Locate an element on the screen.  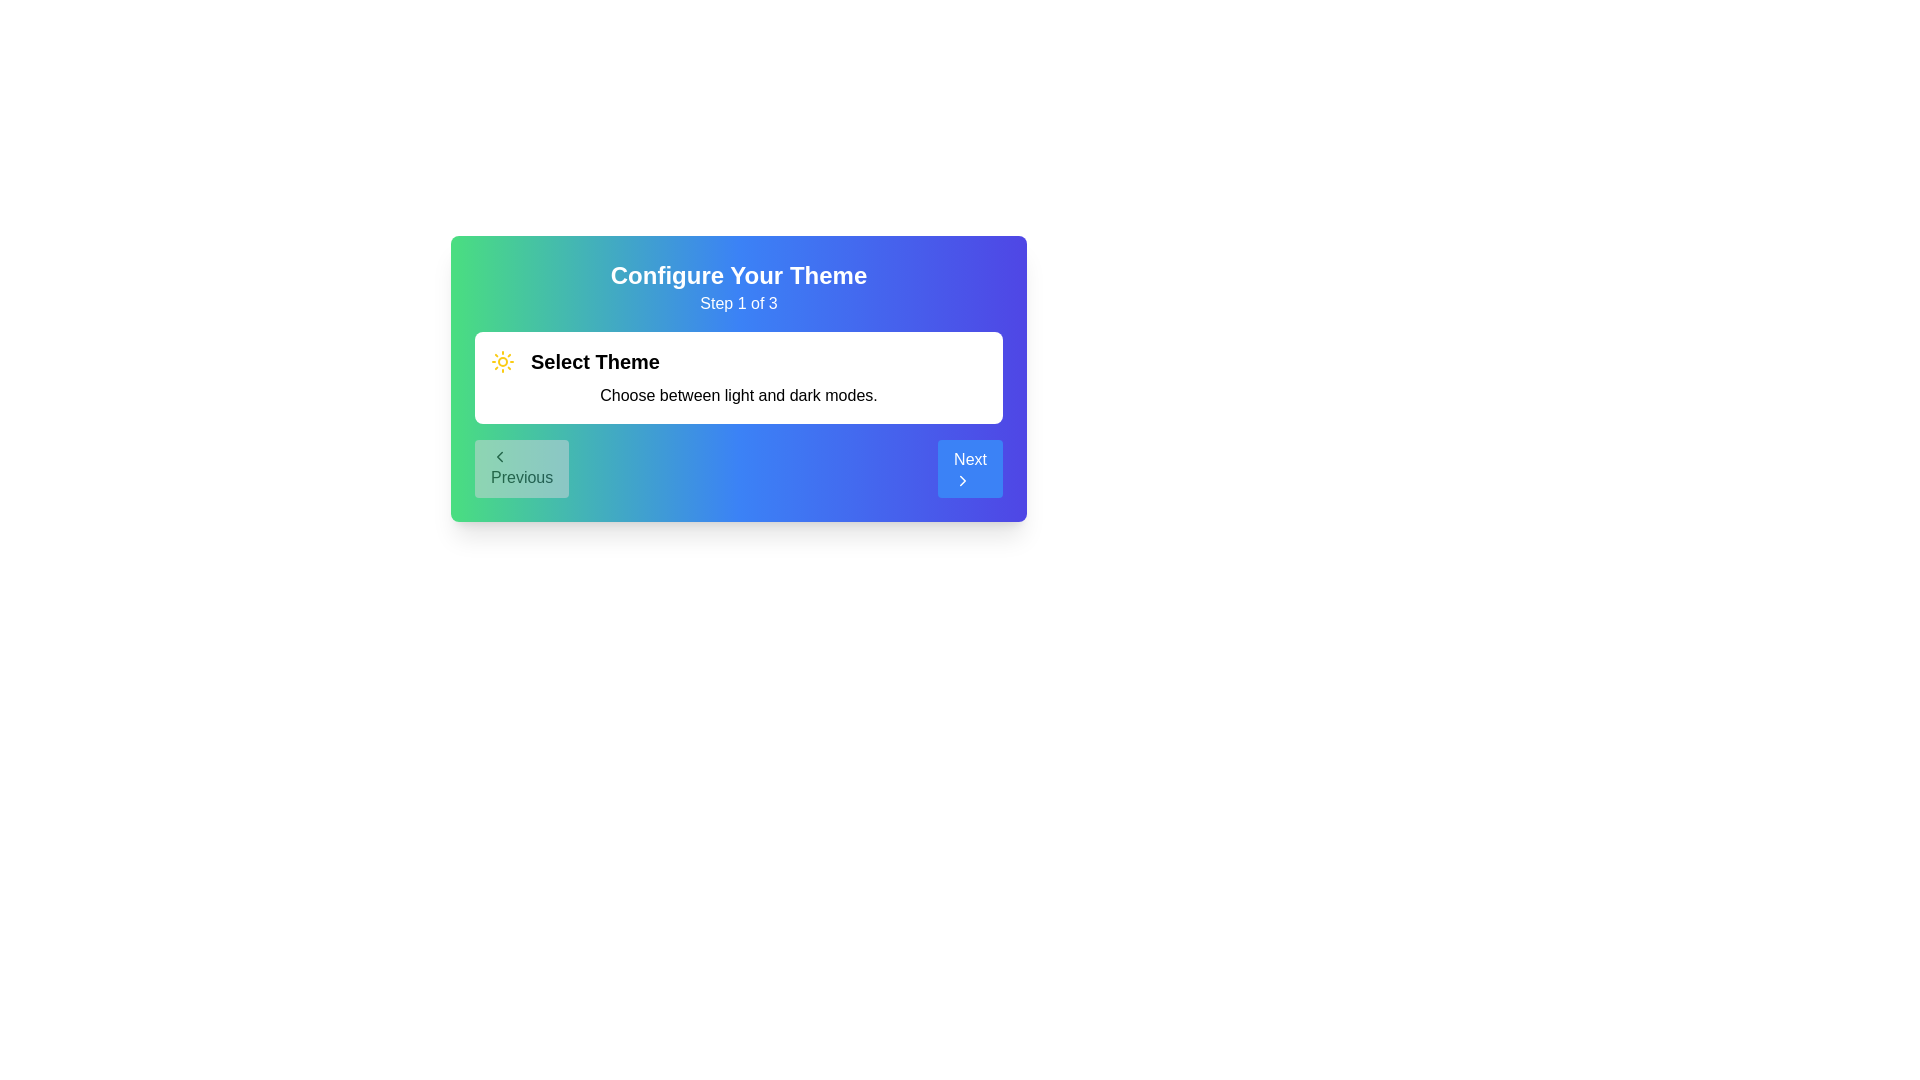
the right-pointing chevron icon located within the 'Next' button is located at coordinates (963, 481).